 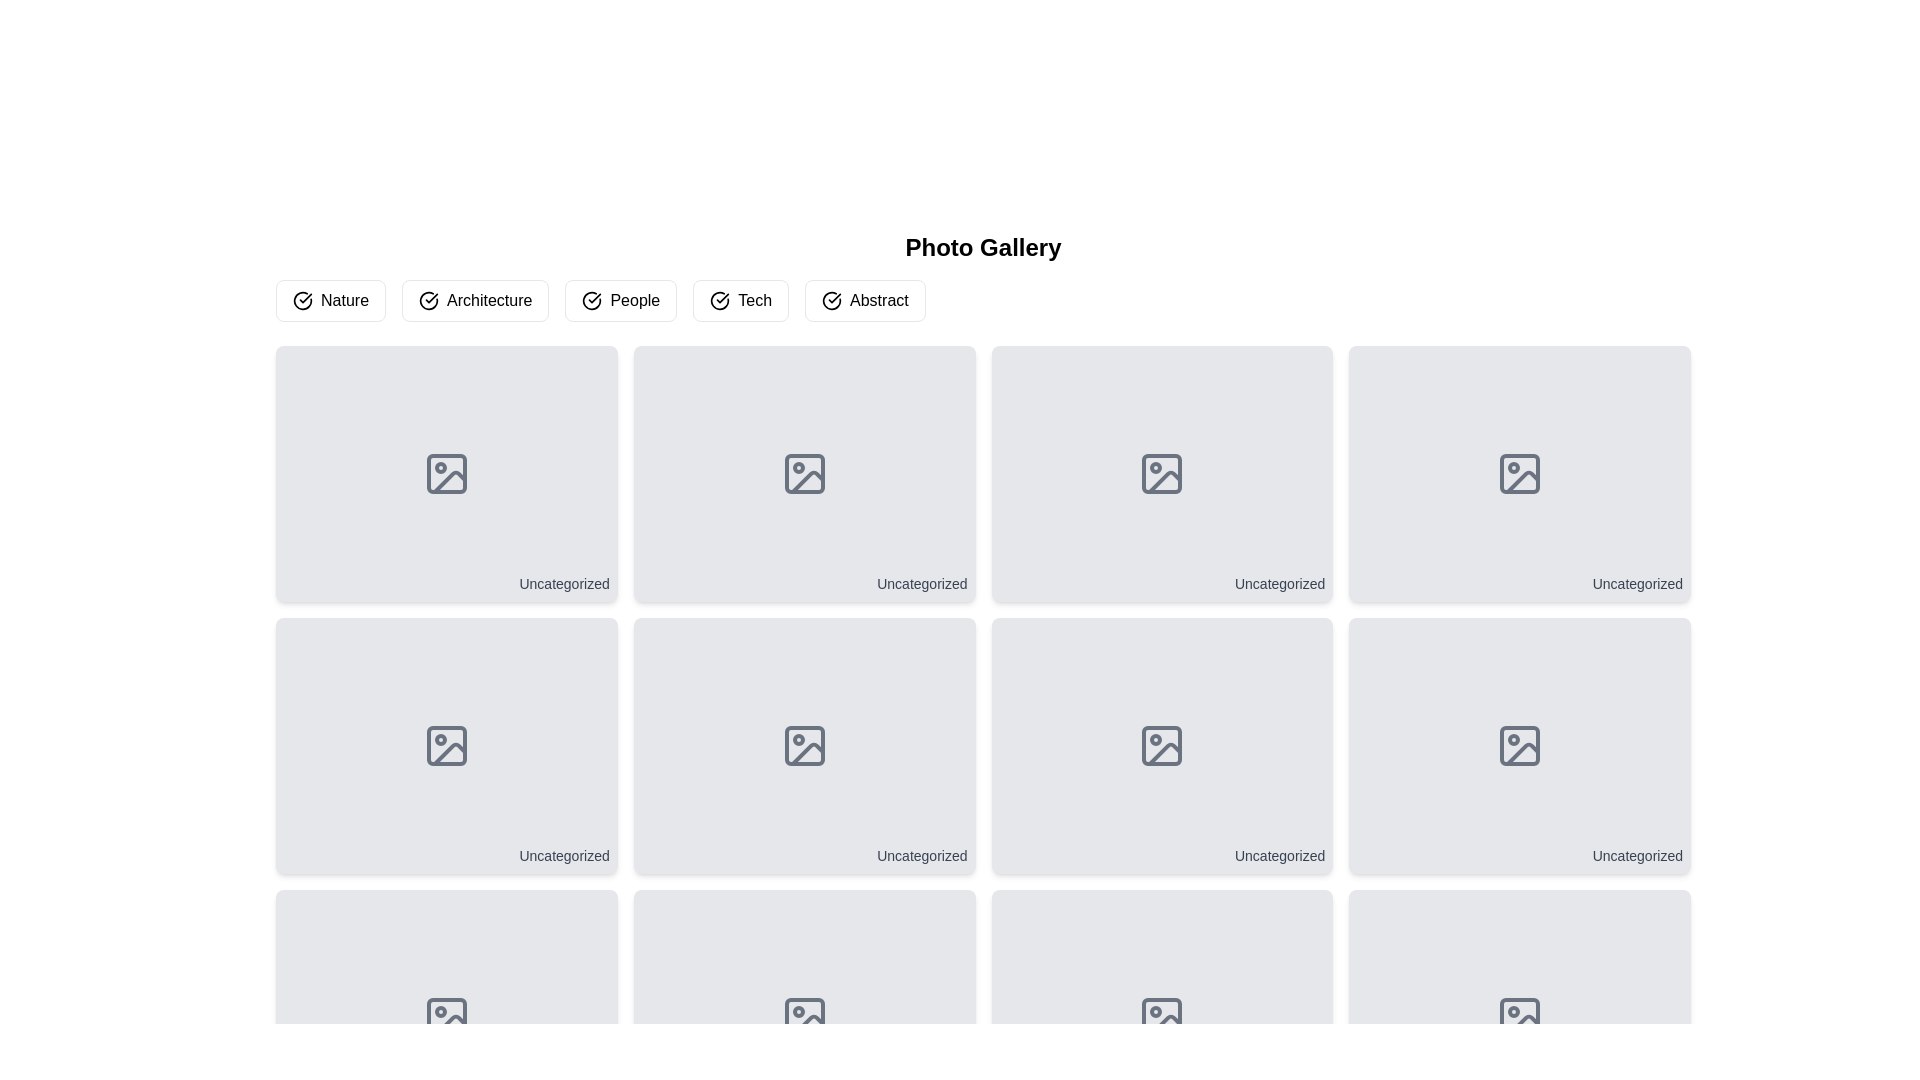 What do you see at coordinates (591, 300) in the screenshot?
I see `the SVG icon indicating the active state of the 'People' filter button, which is the first visual component in the button arrangement` at bounding box center [591, 300].